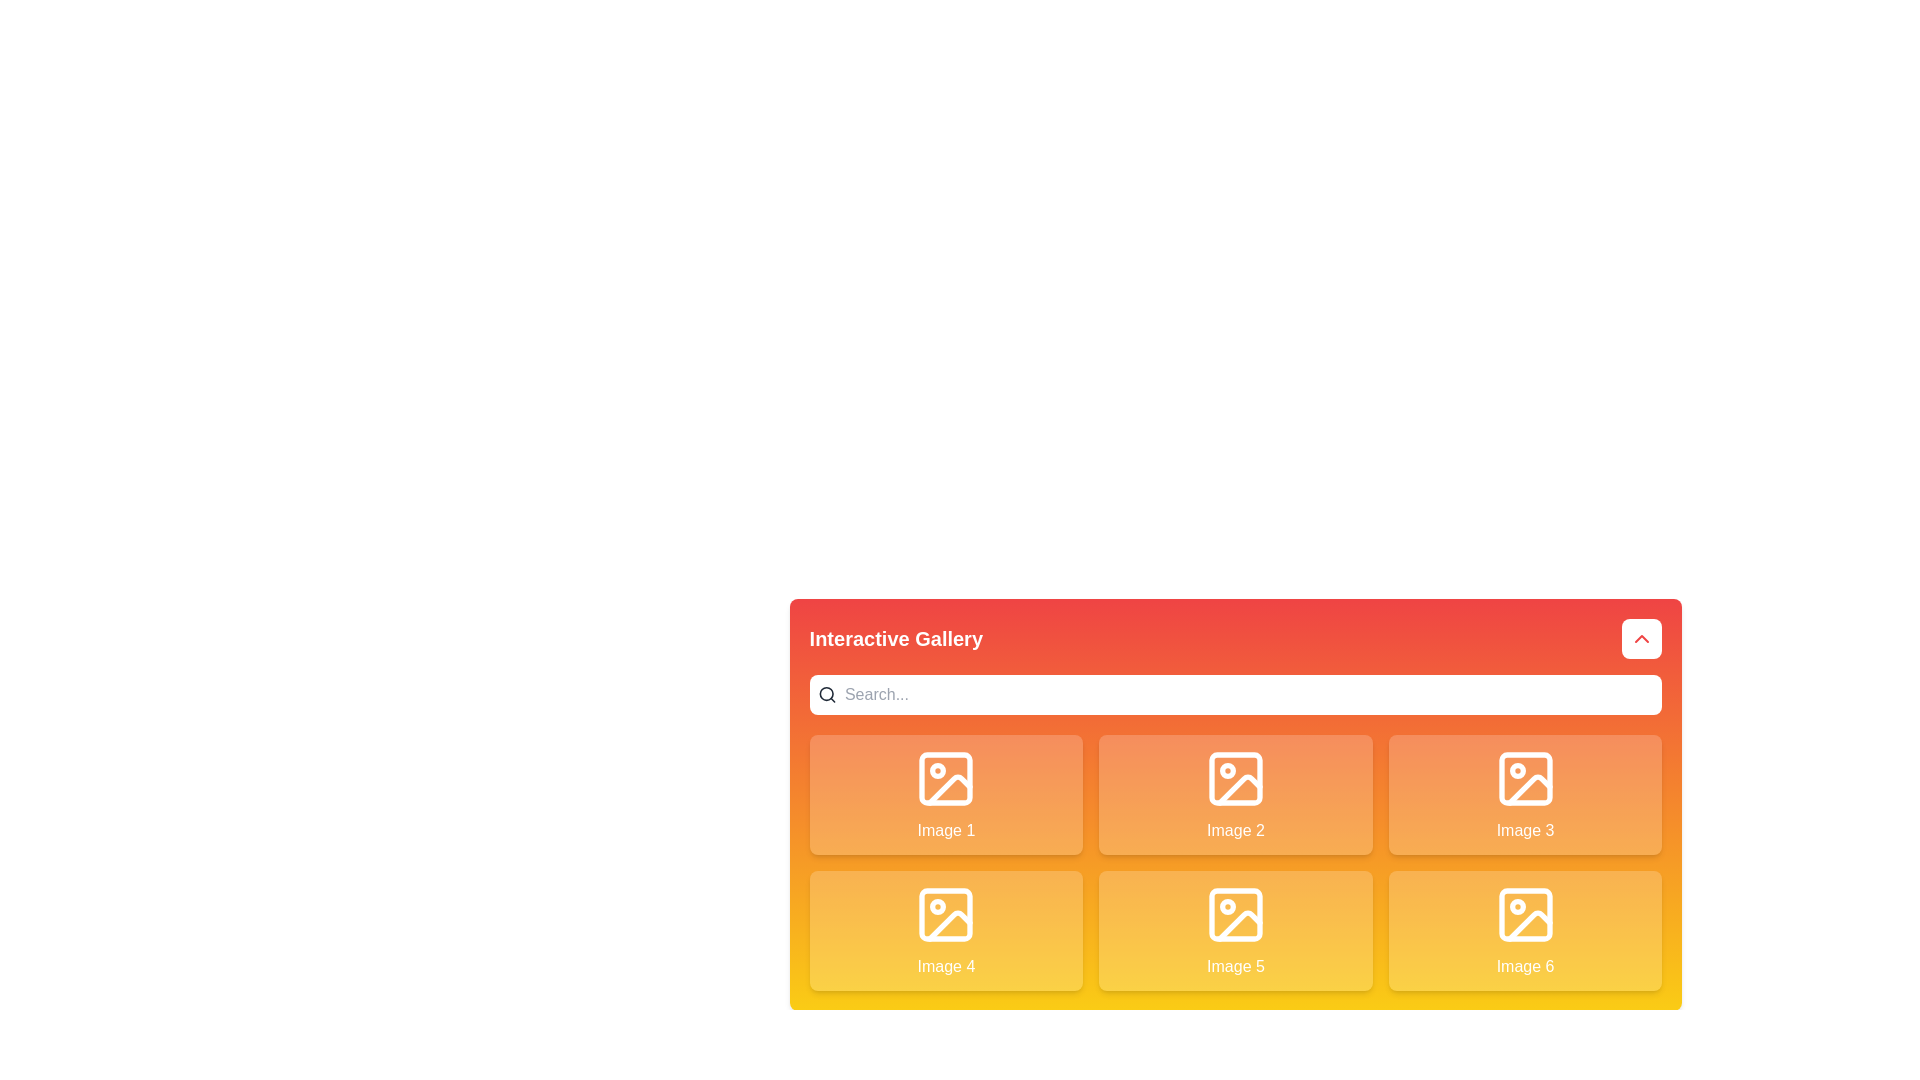 This screenshot has height=1080, width=1920. Describe the element at coordinates (1234, 914) in the screenshot. I see `the decorative graphical rectangle located within the fifth image icon from the left on the second row of the gallery layout` at that location.